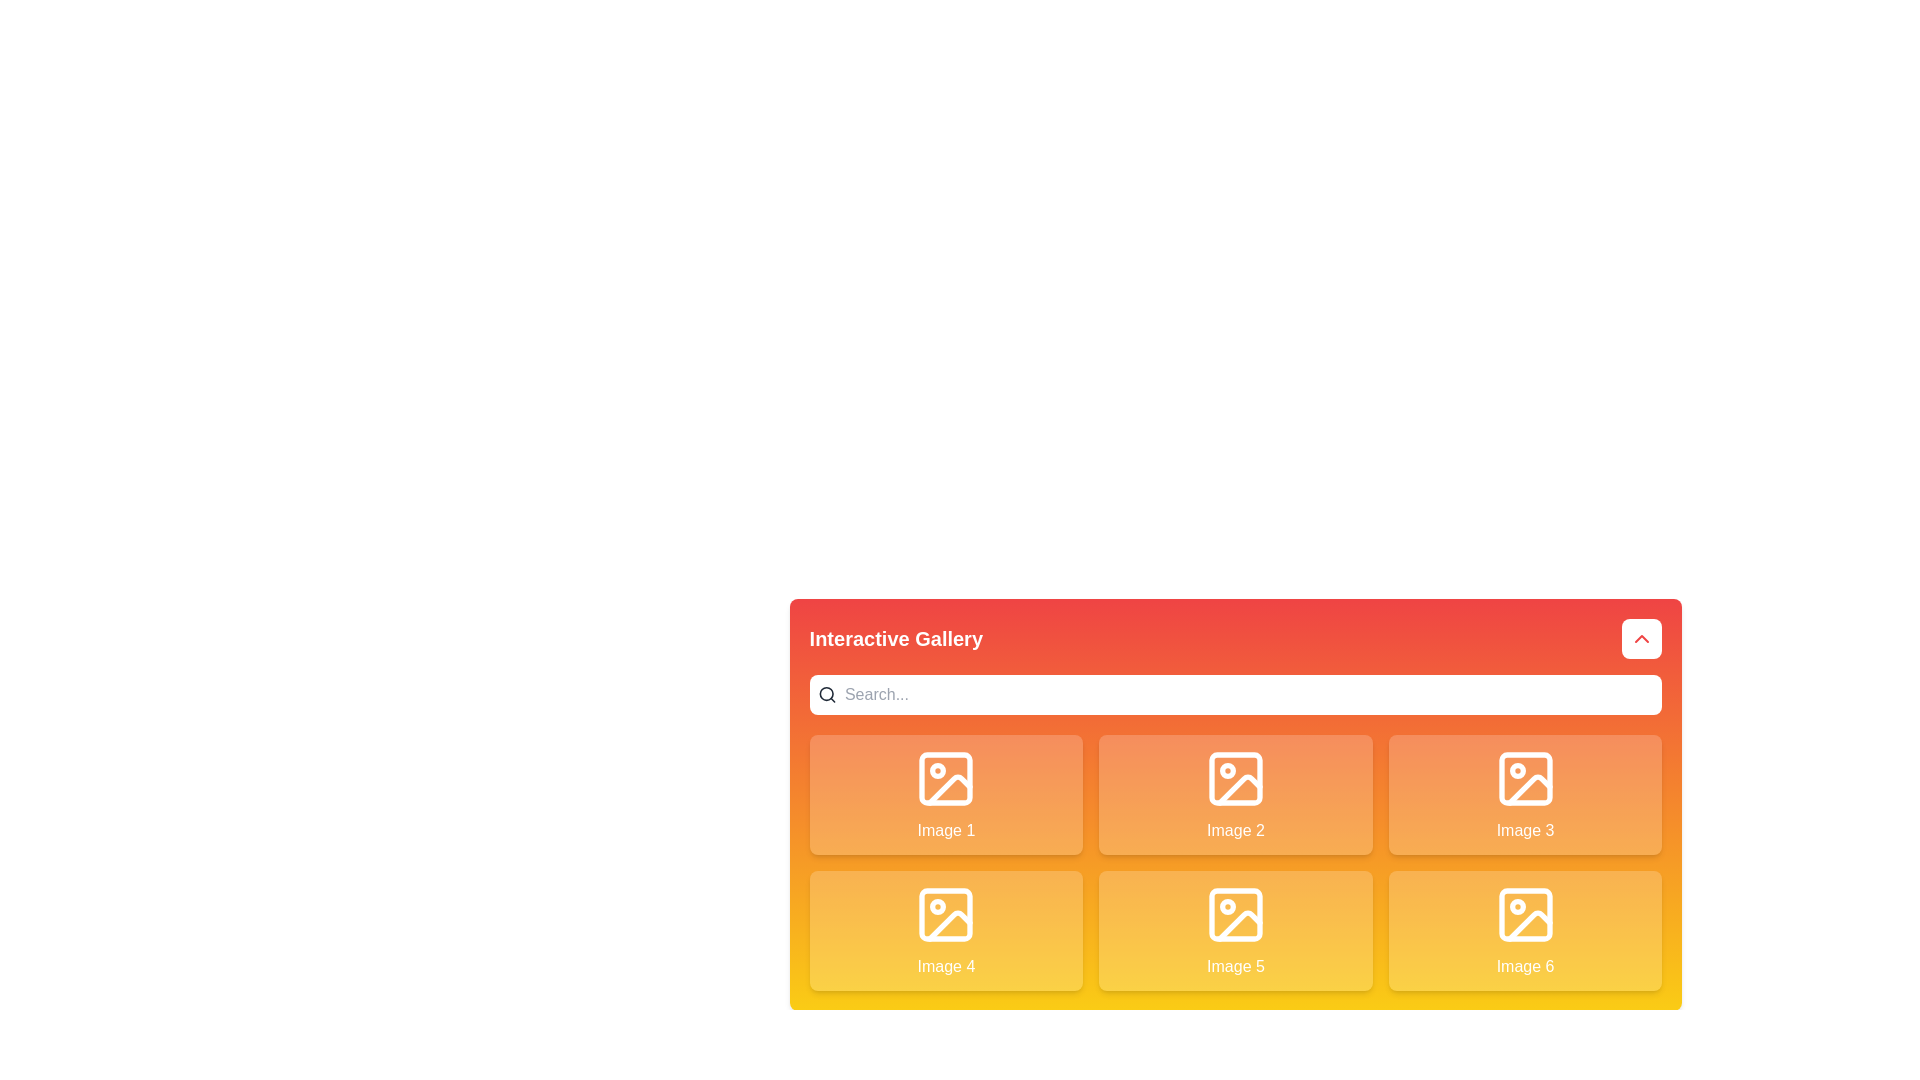 This screenshot has height=1080, width=1920. Describe the element at coordinates (1234, 914) in the screenshot. I see `the decorative graphical rectangle located within the fifth image icon from the left on the second row of the gallery layout` at that location.